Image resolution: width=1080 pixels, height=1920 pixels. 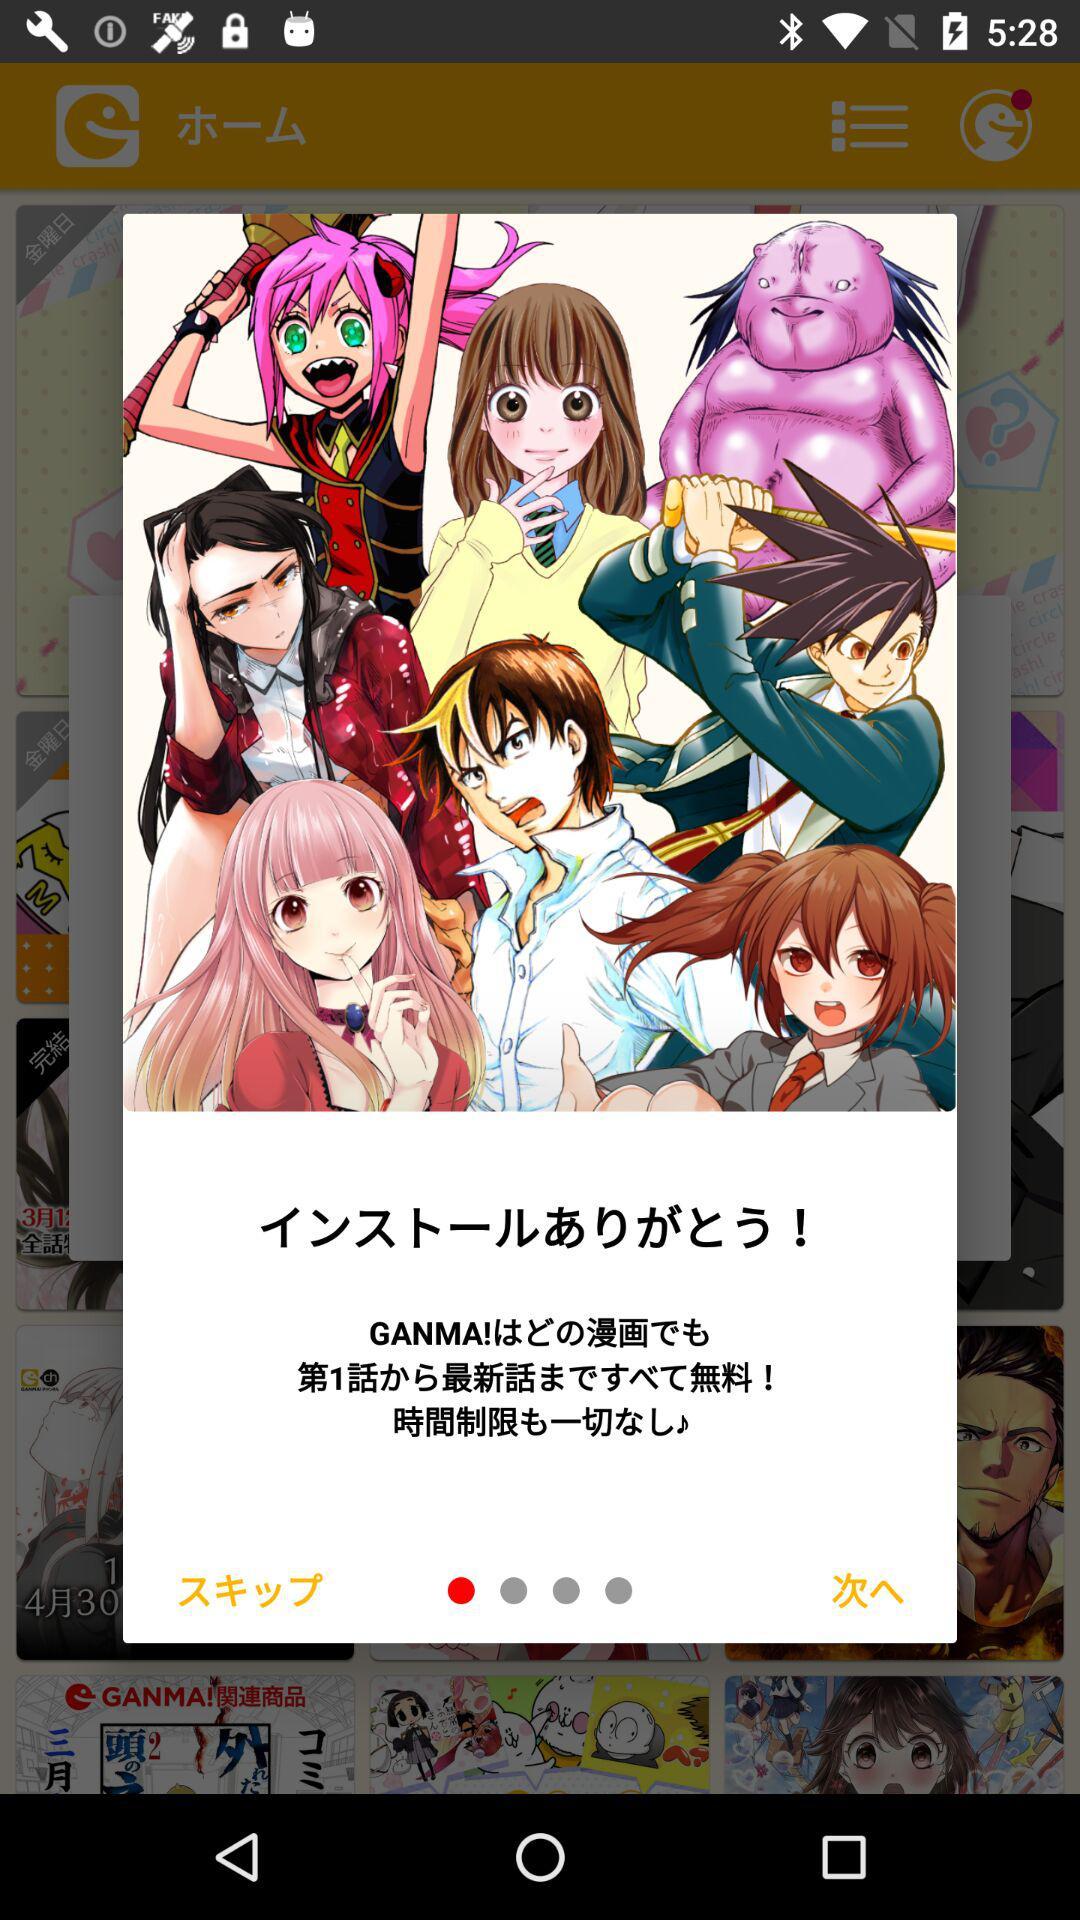 I want to click on fourth slide, so click(x=617, y=1589).